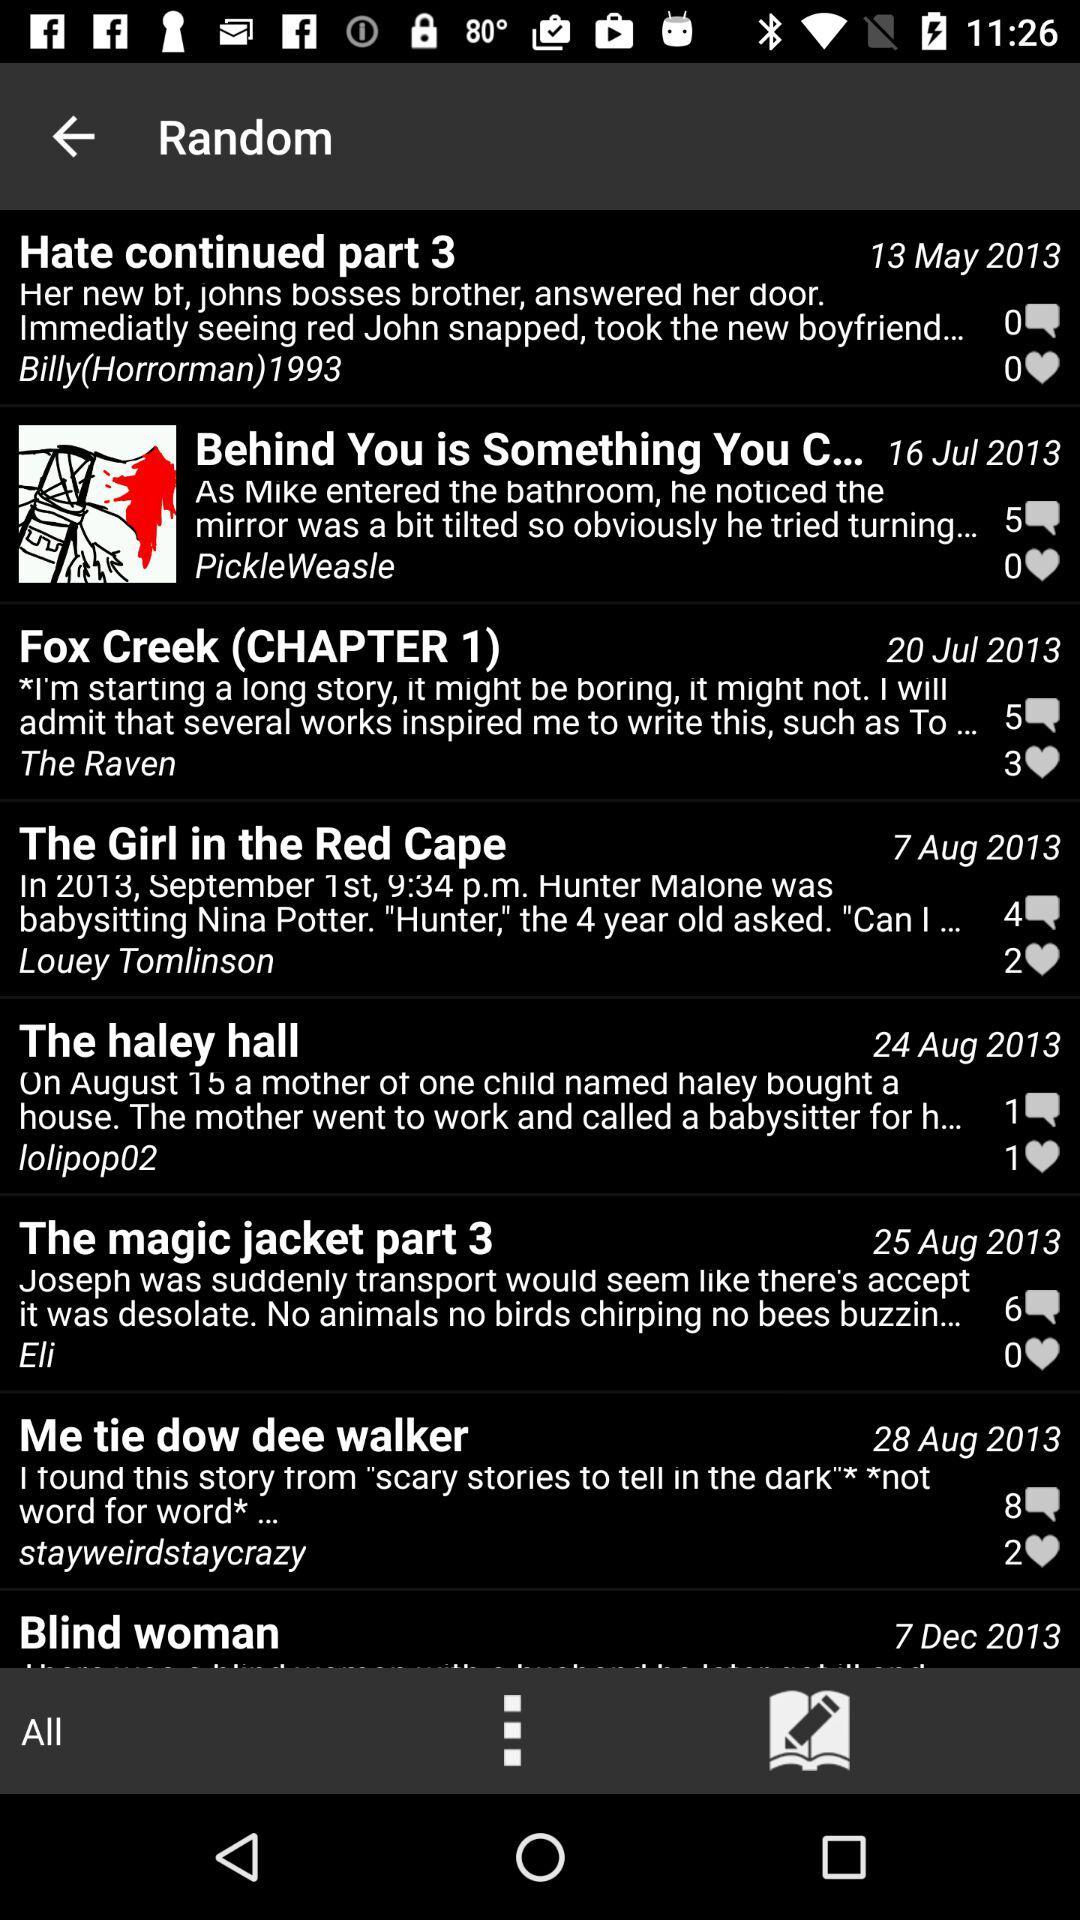 This screenshot has width=1080, height=1920. Describe the element at coordinates (87, 1156) in the screenshot. I see `icon above the the magic jacket item` at that location.